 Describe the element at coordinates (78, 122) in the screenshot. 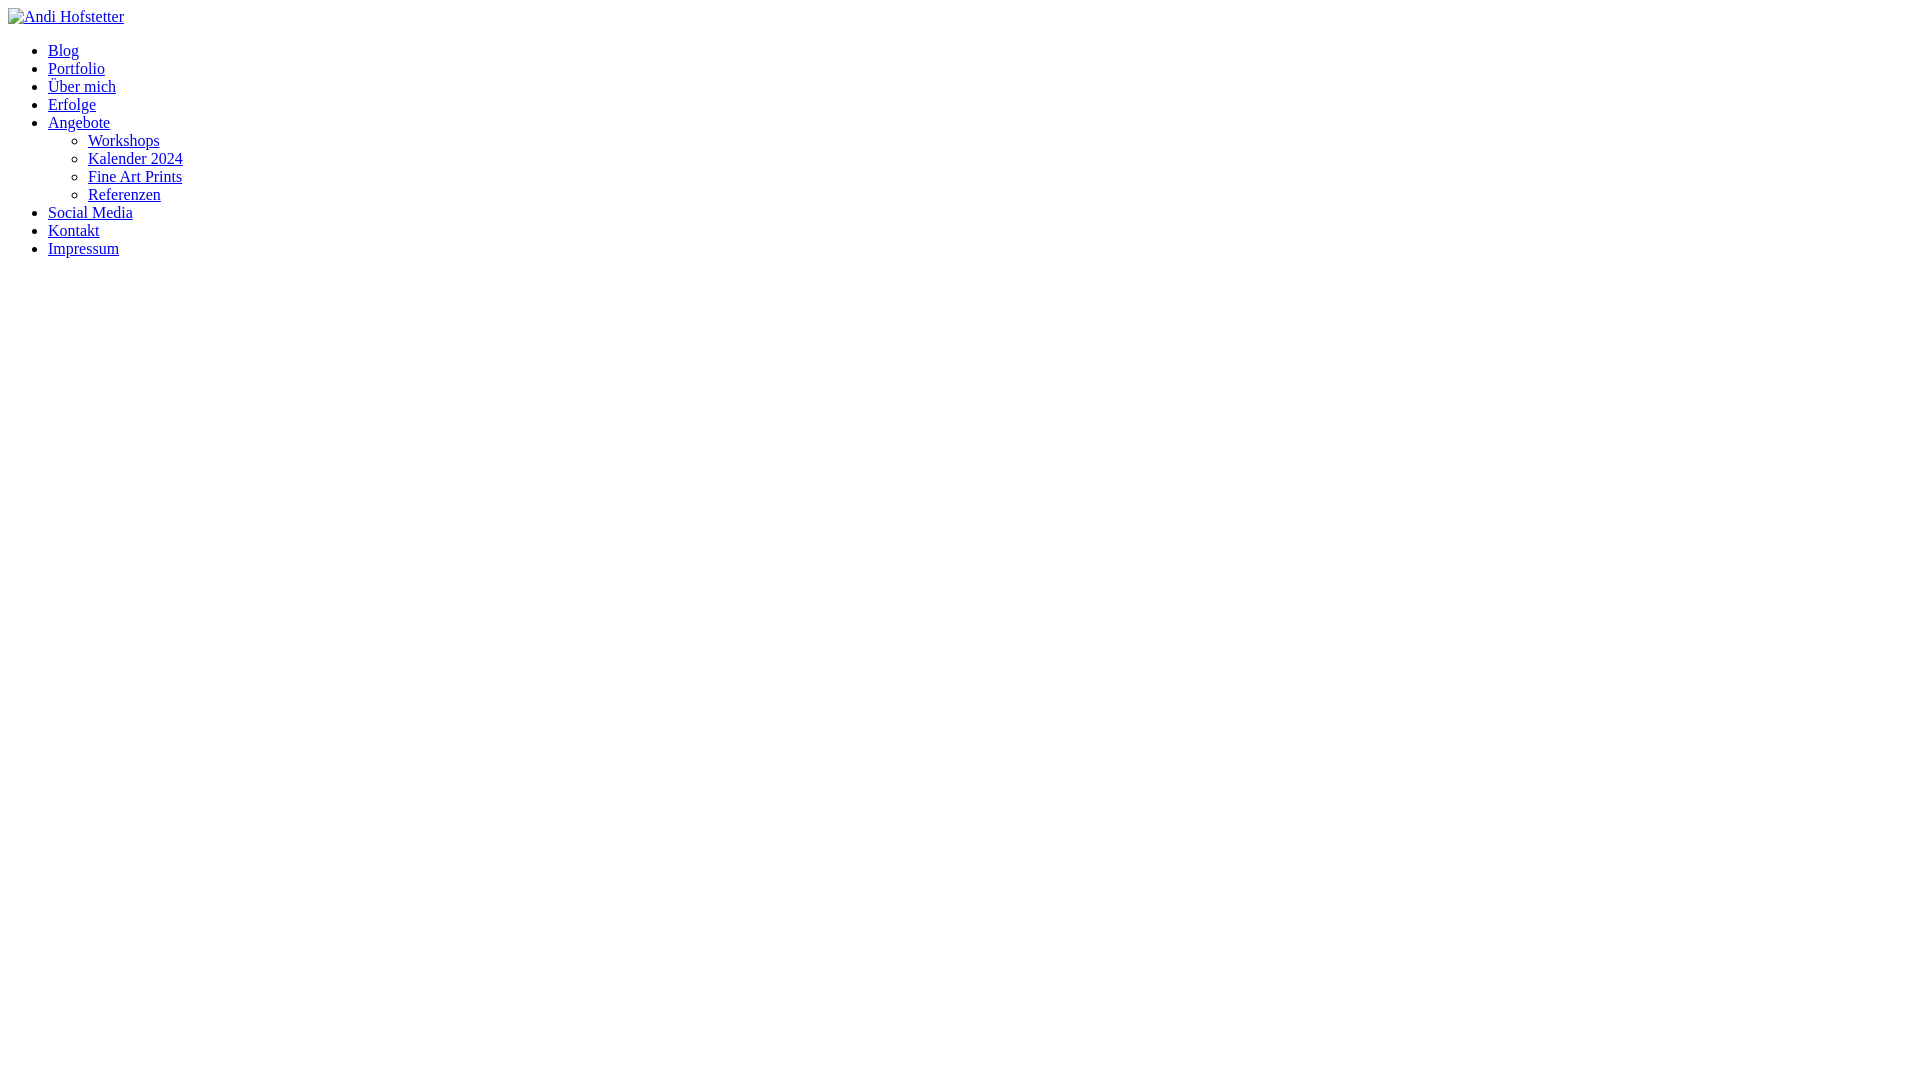

I see `'Angebote'` at that location.